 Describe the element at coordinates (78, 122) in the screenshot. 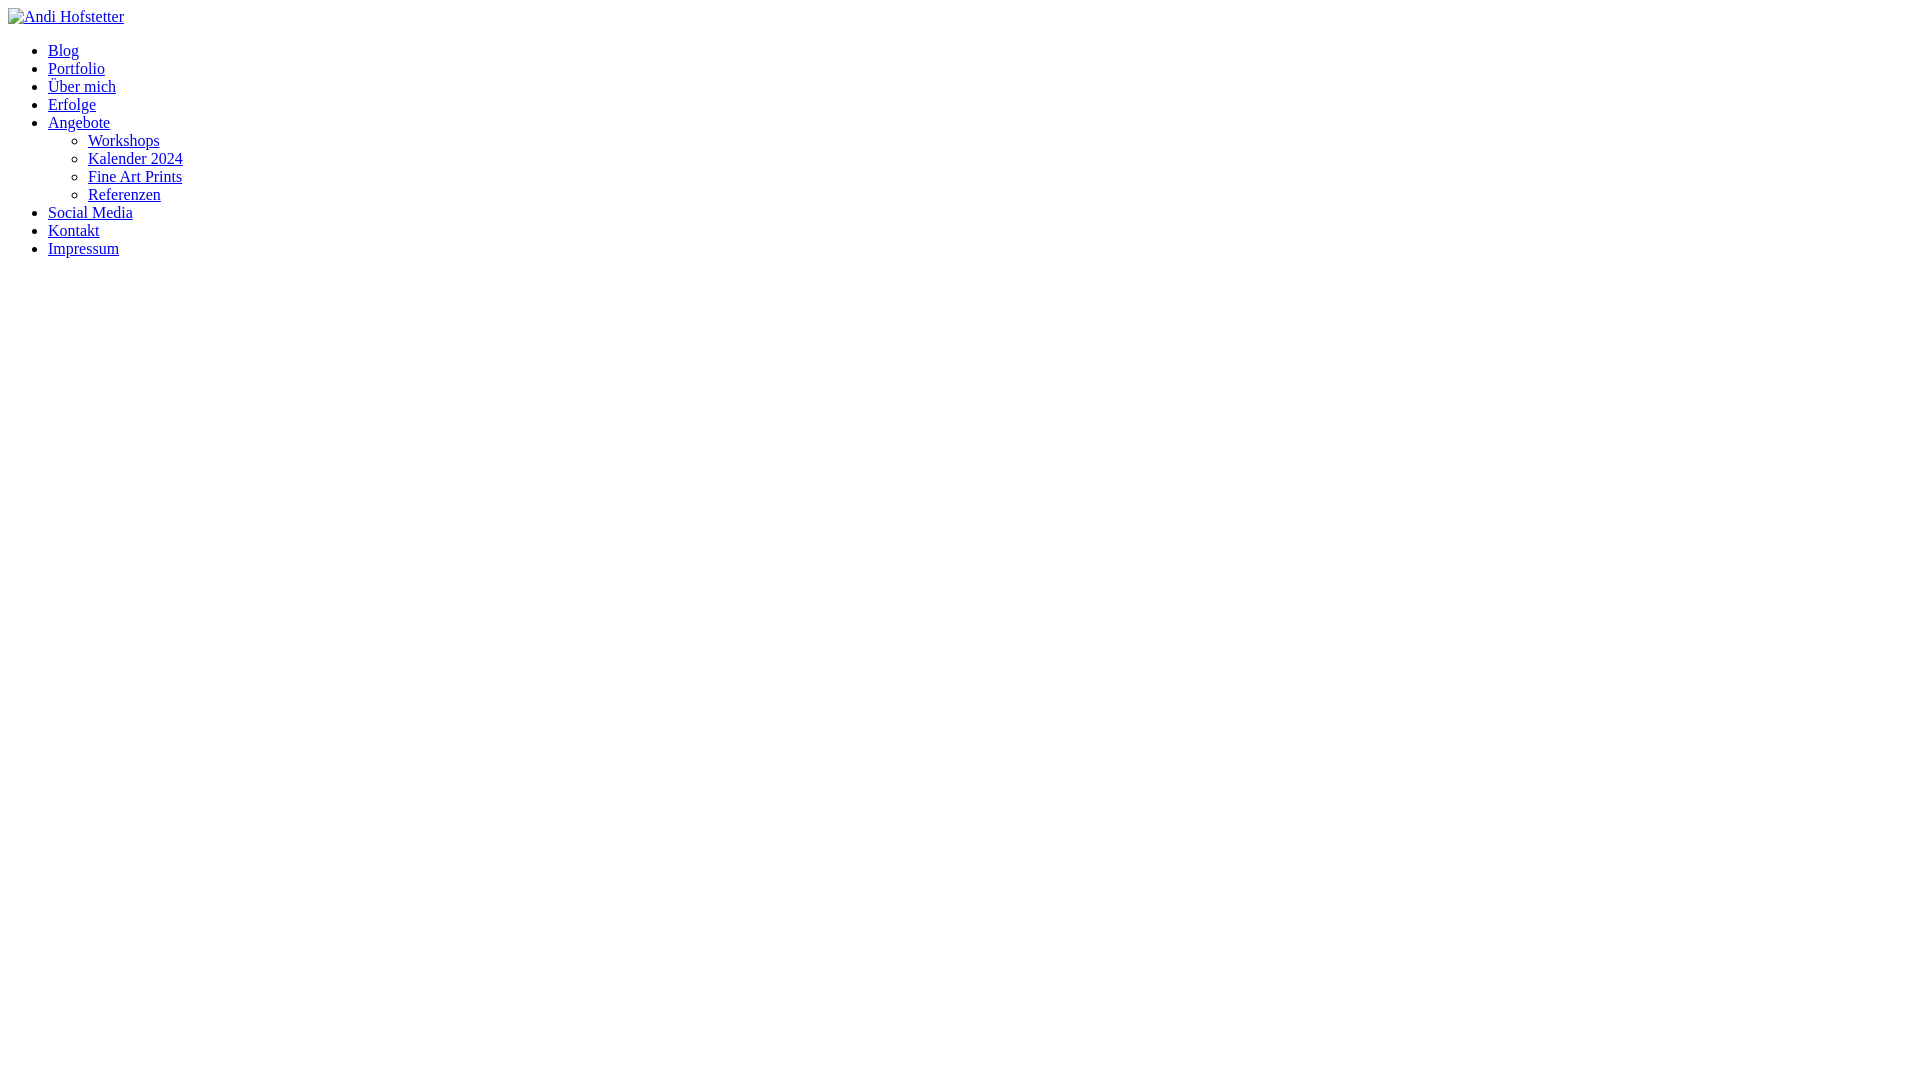

I see `'Angebote'` at that location.